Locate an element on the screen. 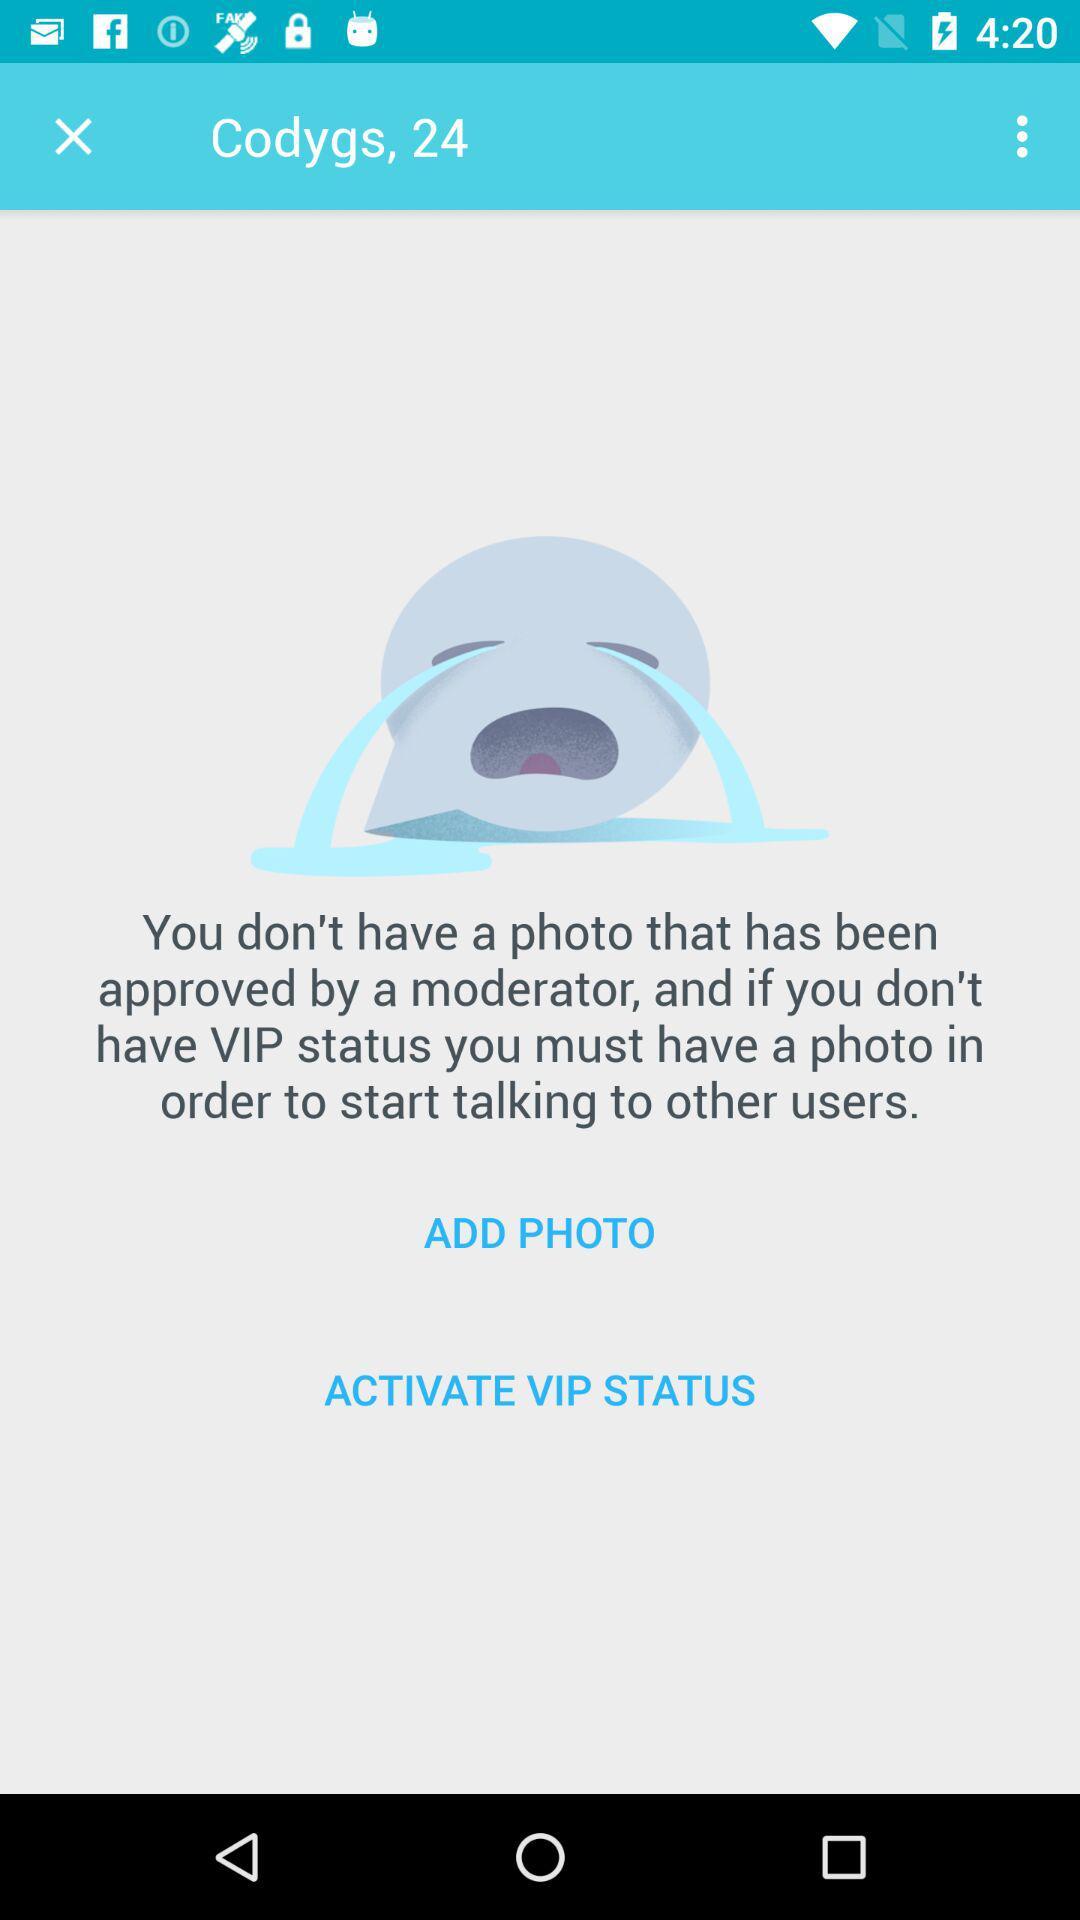 The width and height of the screenshot is (1080, 1920). the icon below you don t is located at coordinates (540, 1230).